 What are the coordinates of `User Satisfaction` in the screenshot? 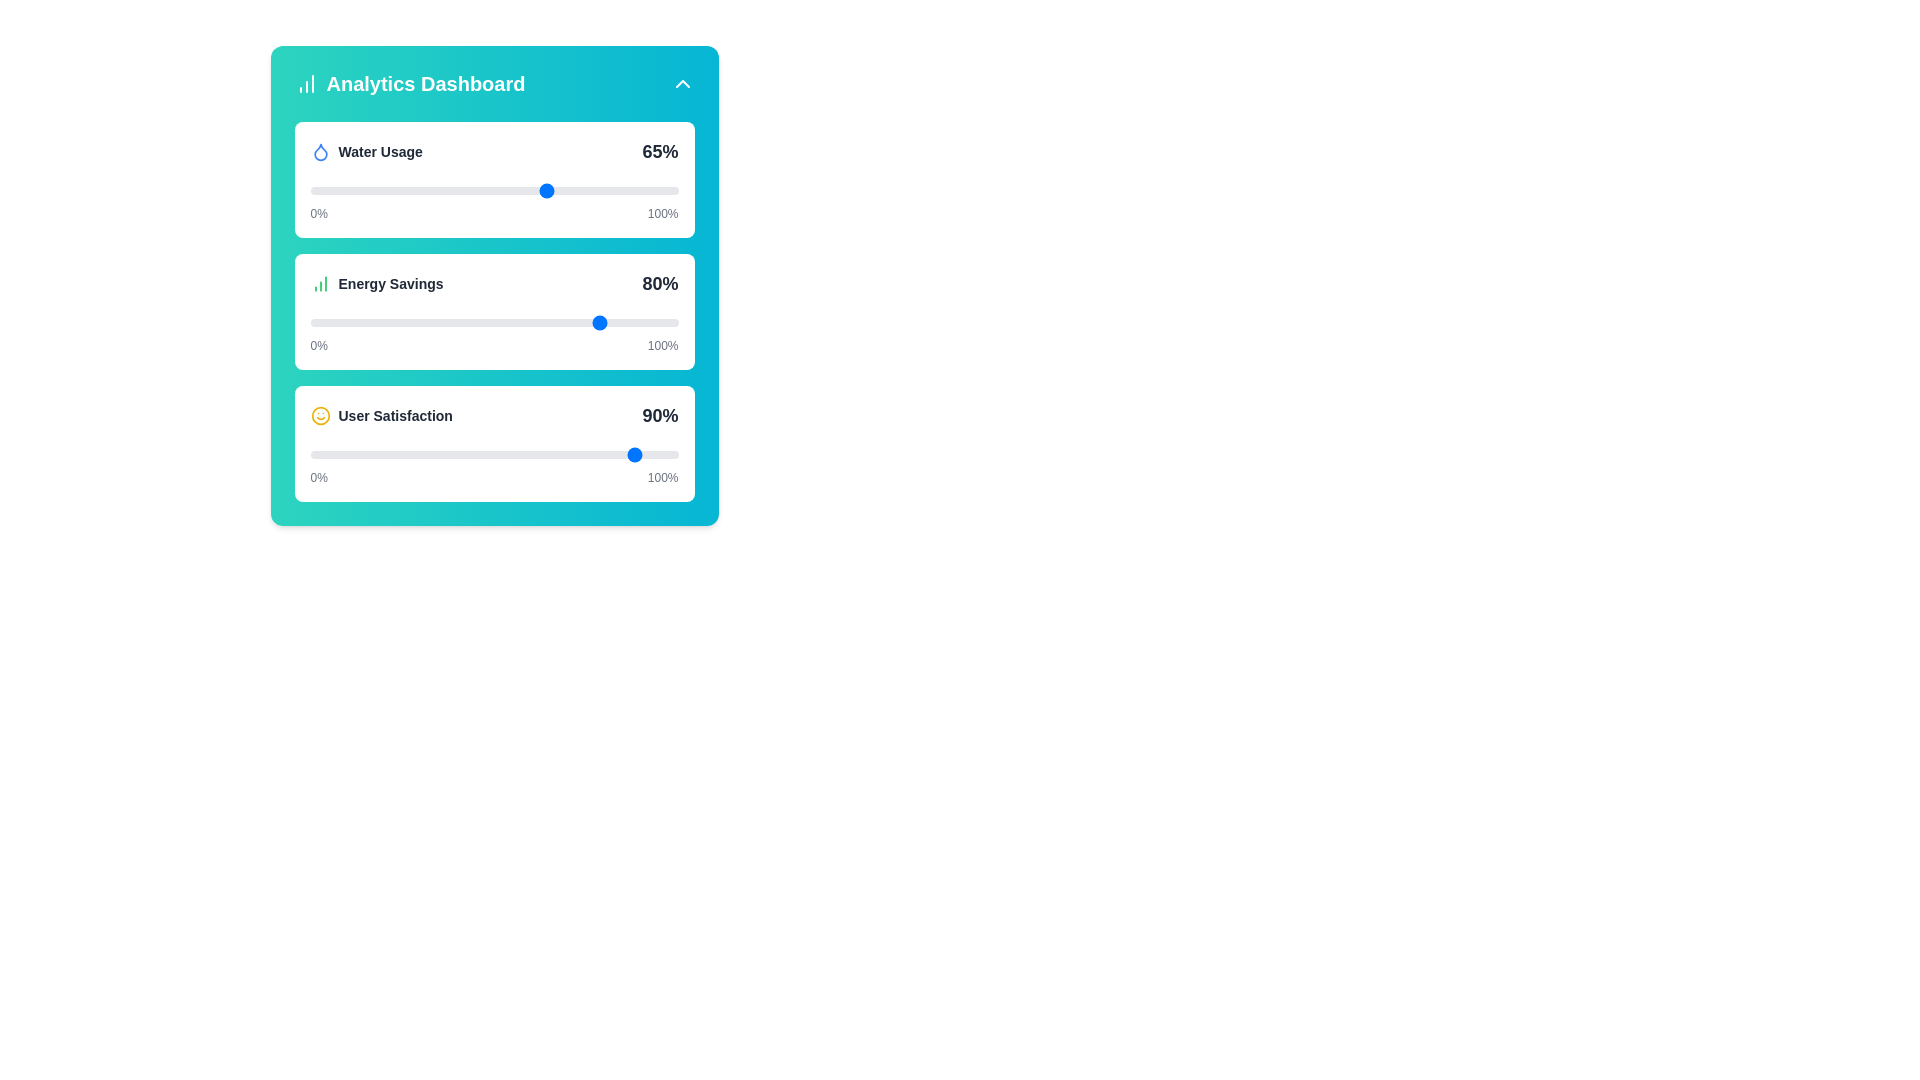 It's located at (520, 455).